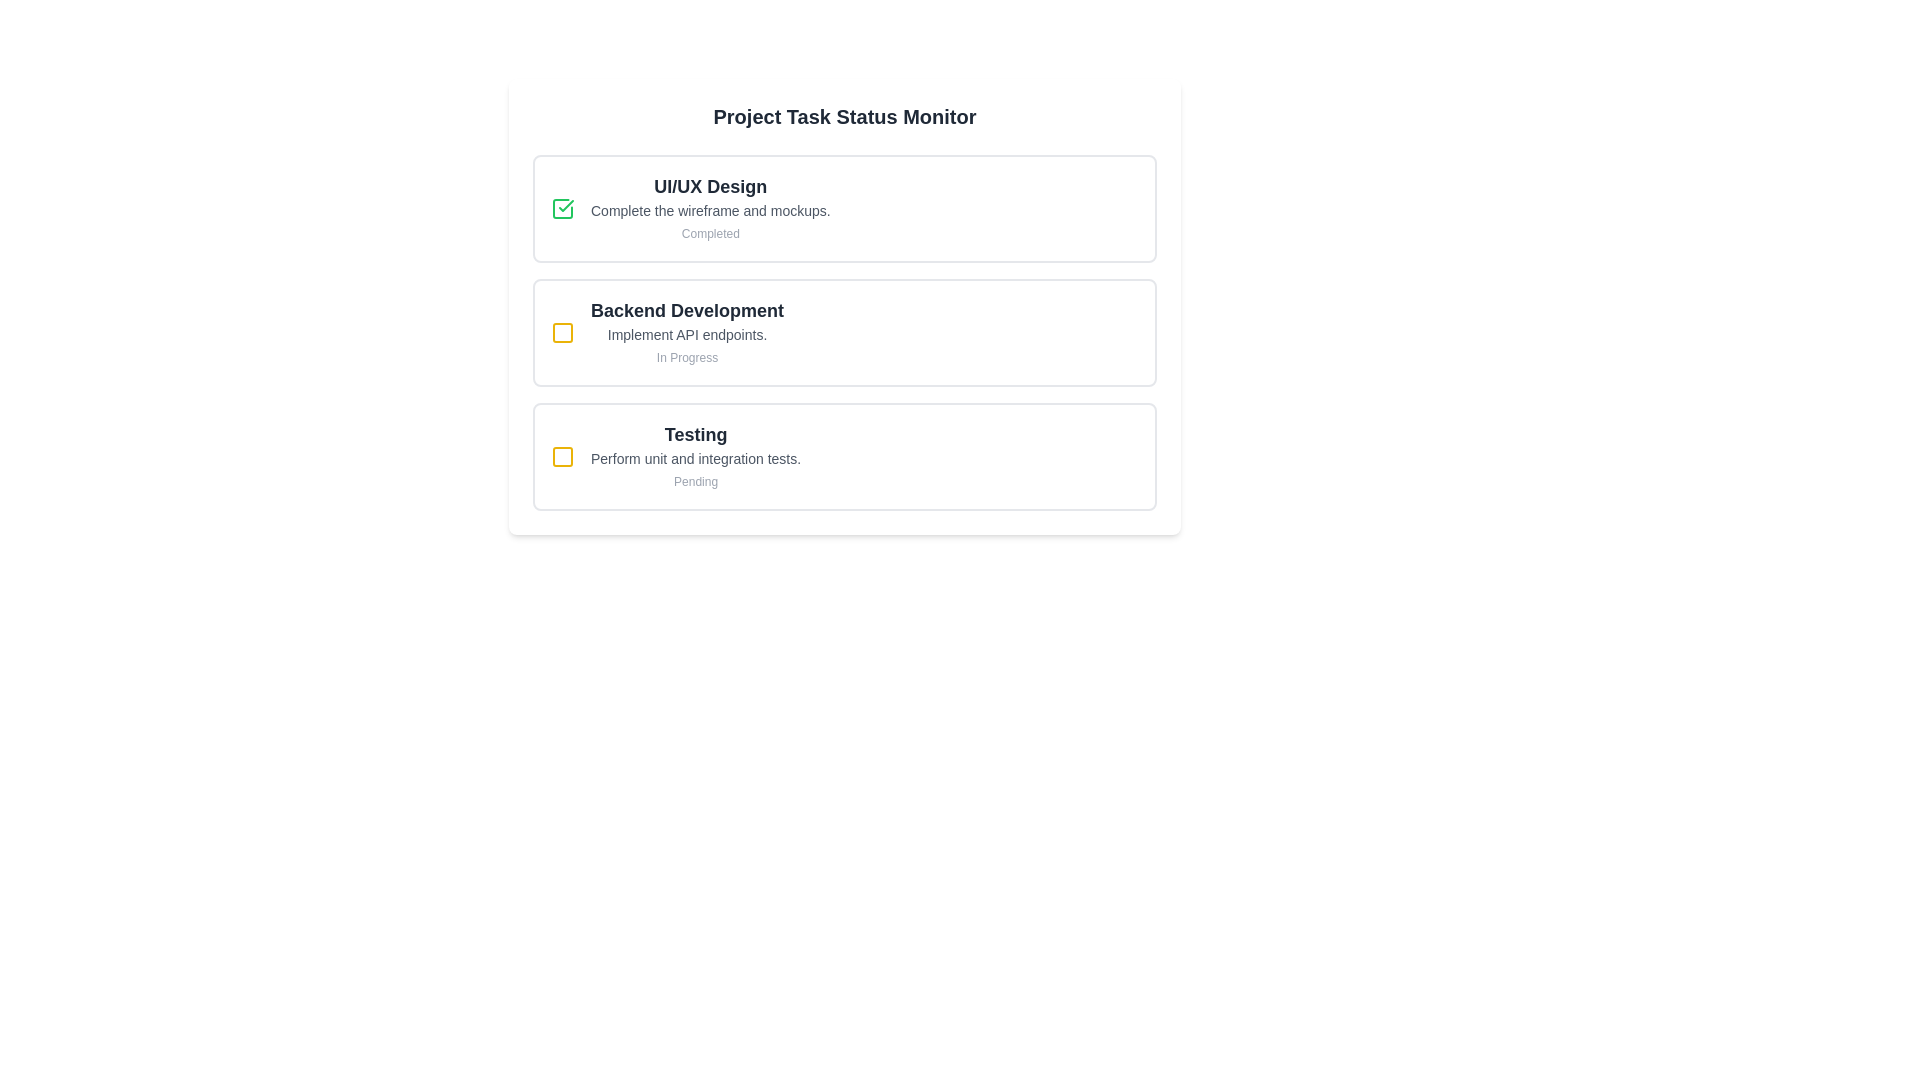 The height and width of the screenshot is (1080, 1920). Describe the element at coordinates (687, 334) in the screenshot. I see `text label that describes the task or item within the 'Backend Development' section, positioned below the title and above the 'In Progress' label` at that location.